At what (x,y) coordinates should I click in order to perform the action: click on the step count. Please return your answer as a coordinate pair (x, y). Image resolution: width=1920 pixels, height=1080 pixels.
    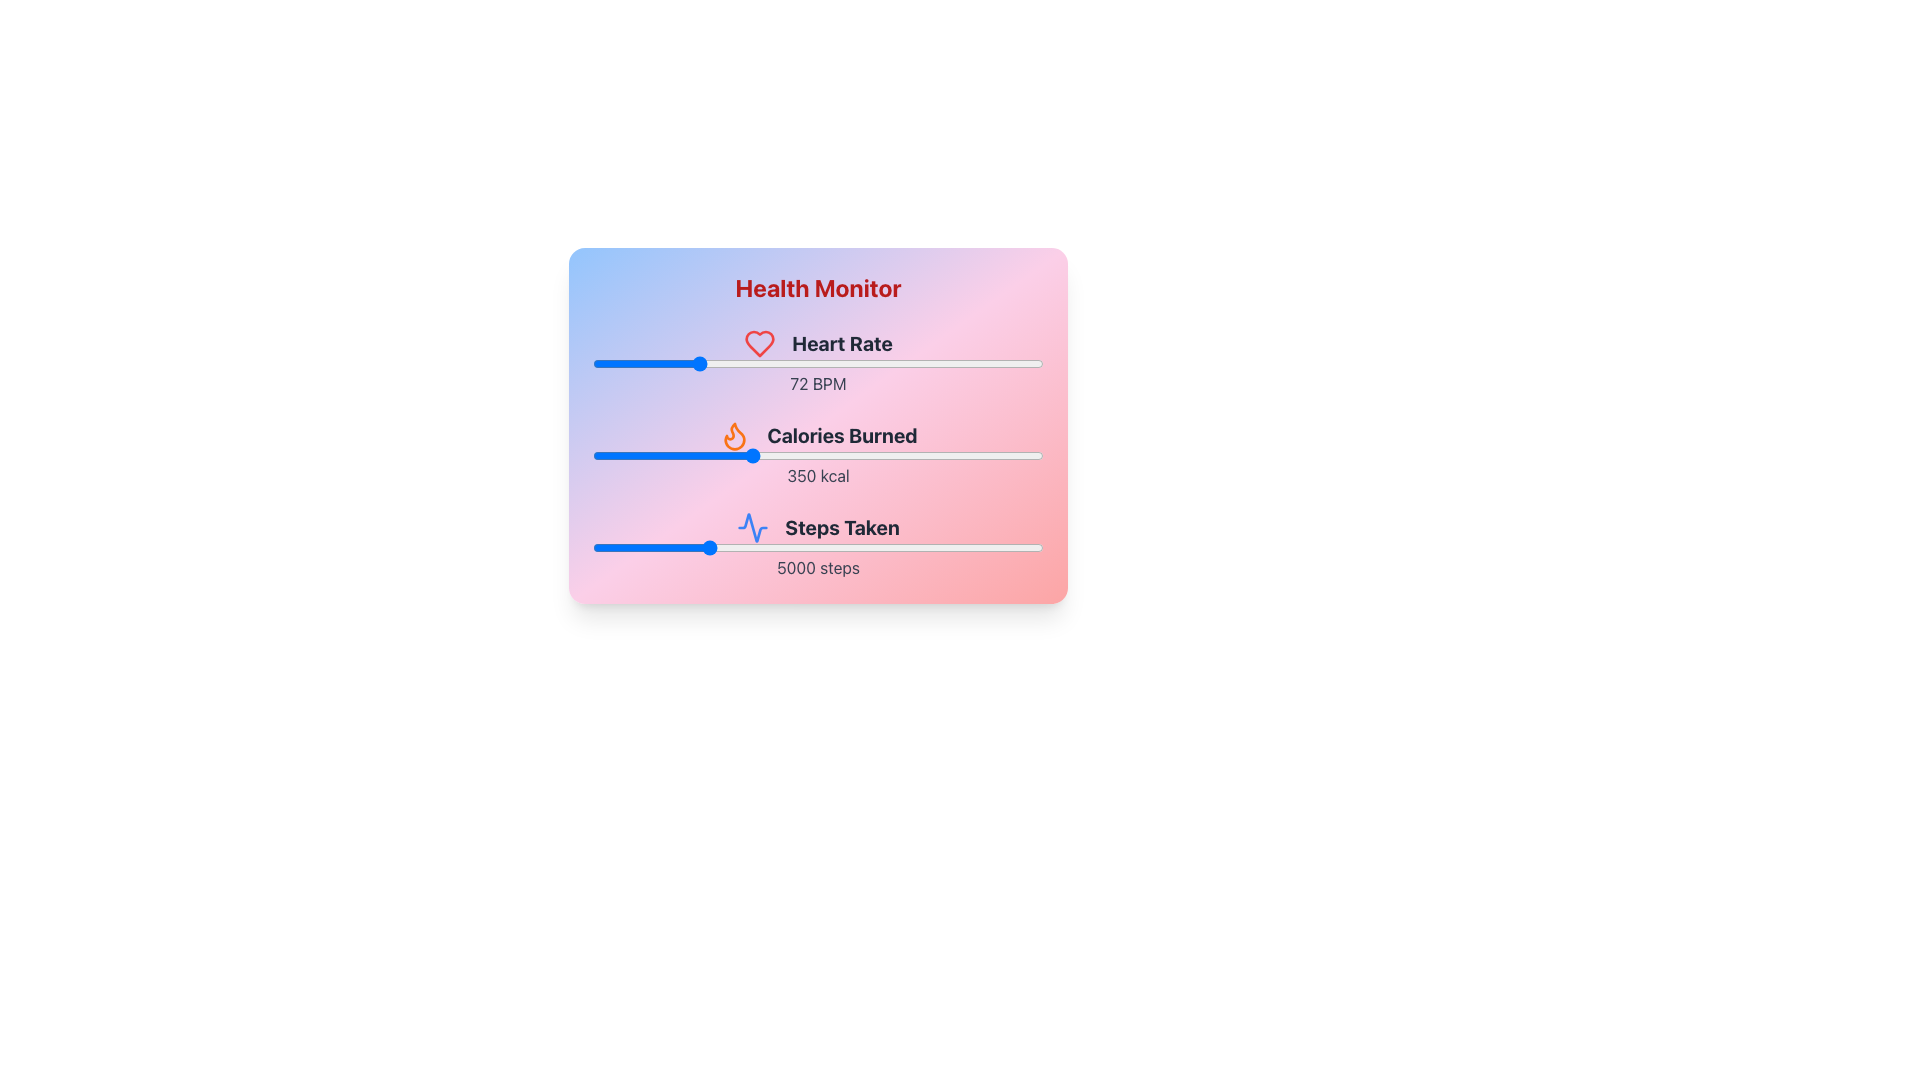
    Looking at the image, I should click on (623, 547).